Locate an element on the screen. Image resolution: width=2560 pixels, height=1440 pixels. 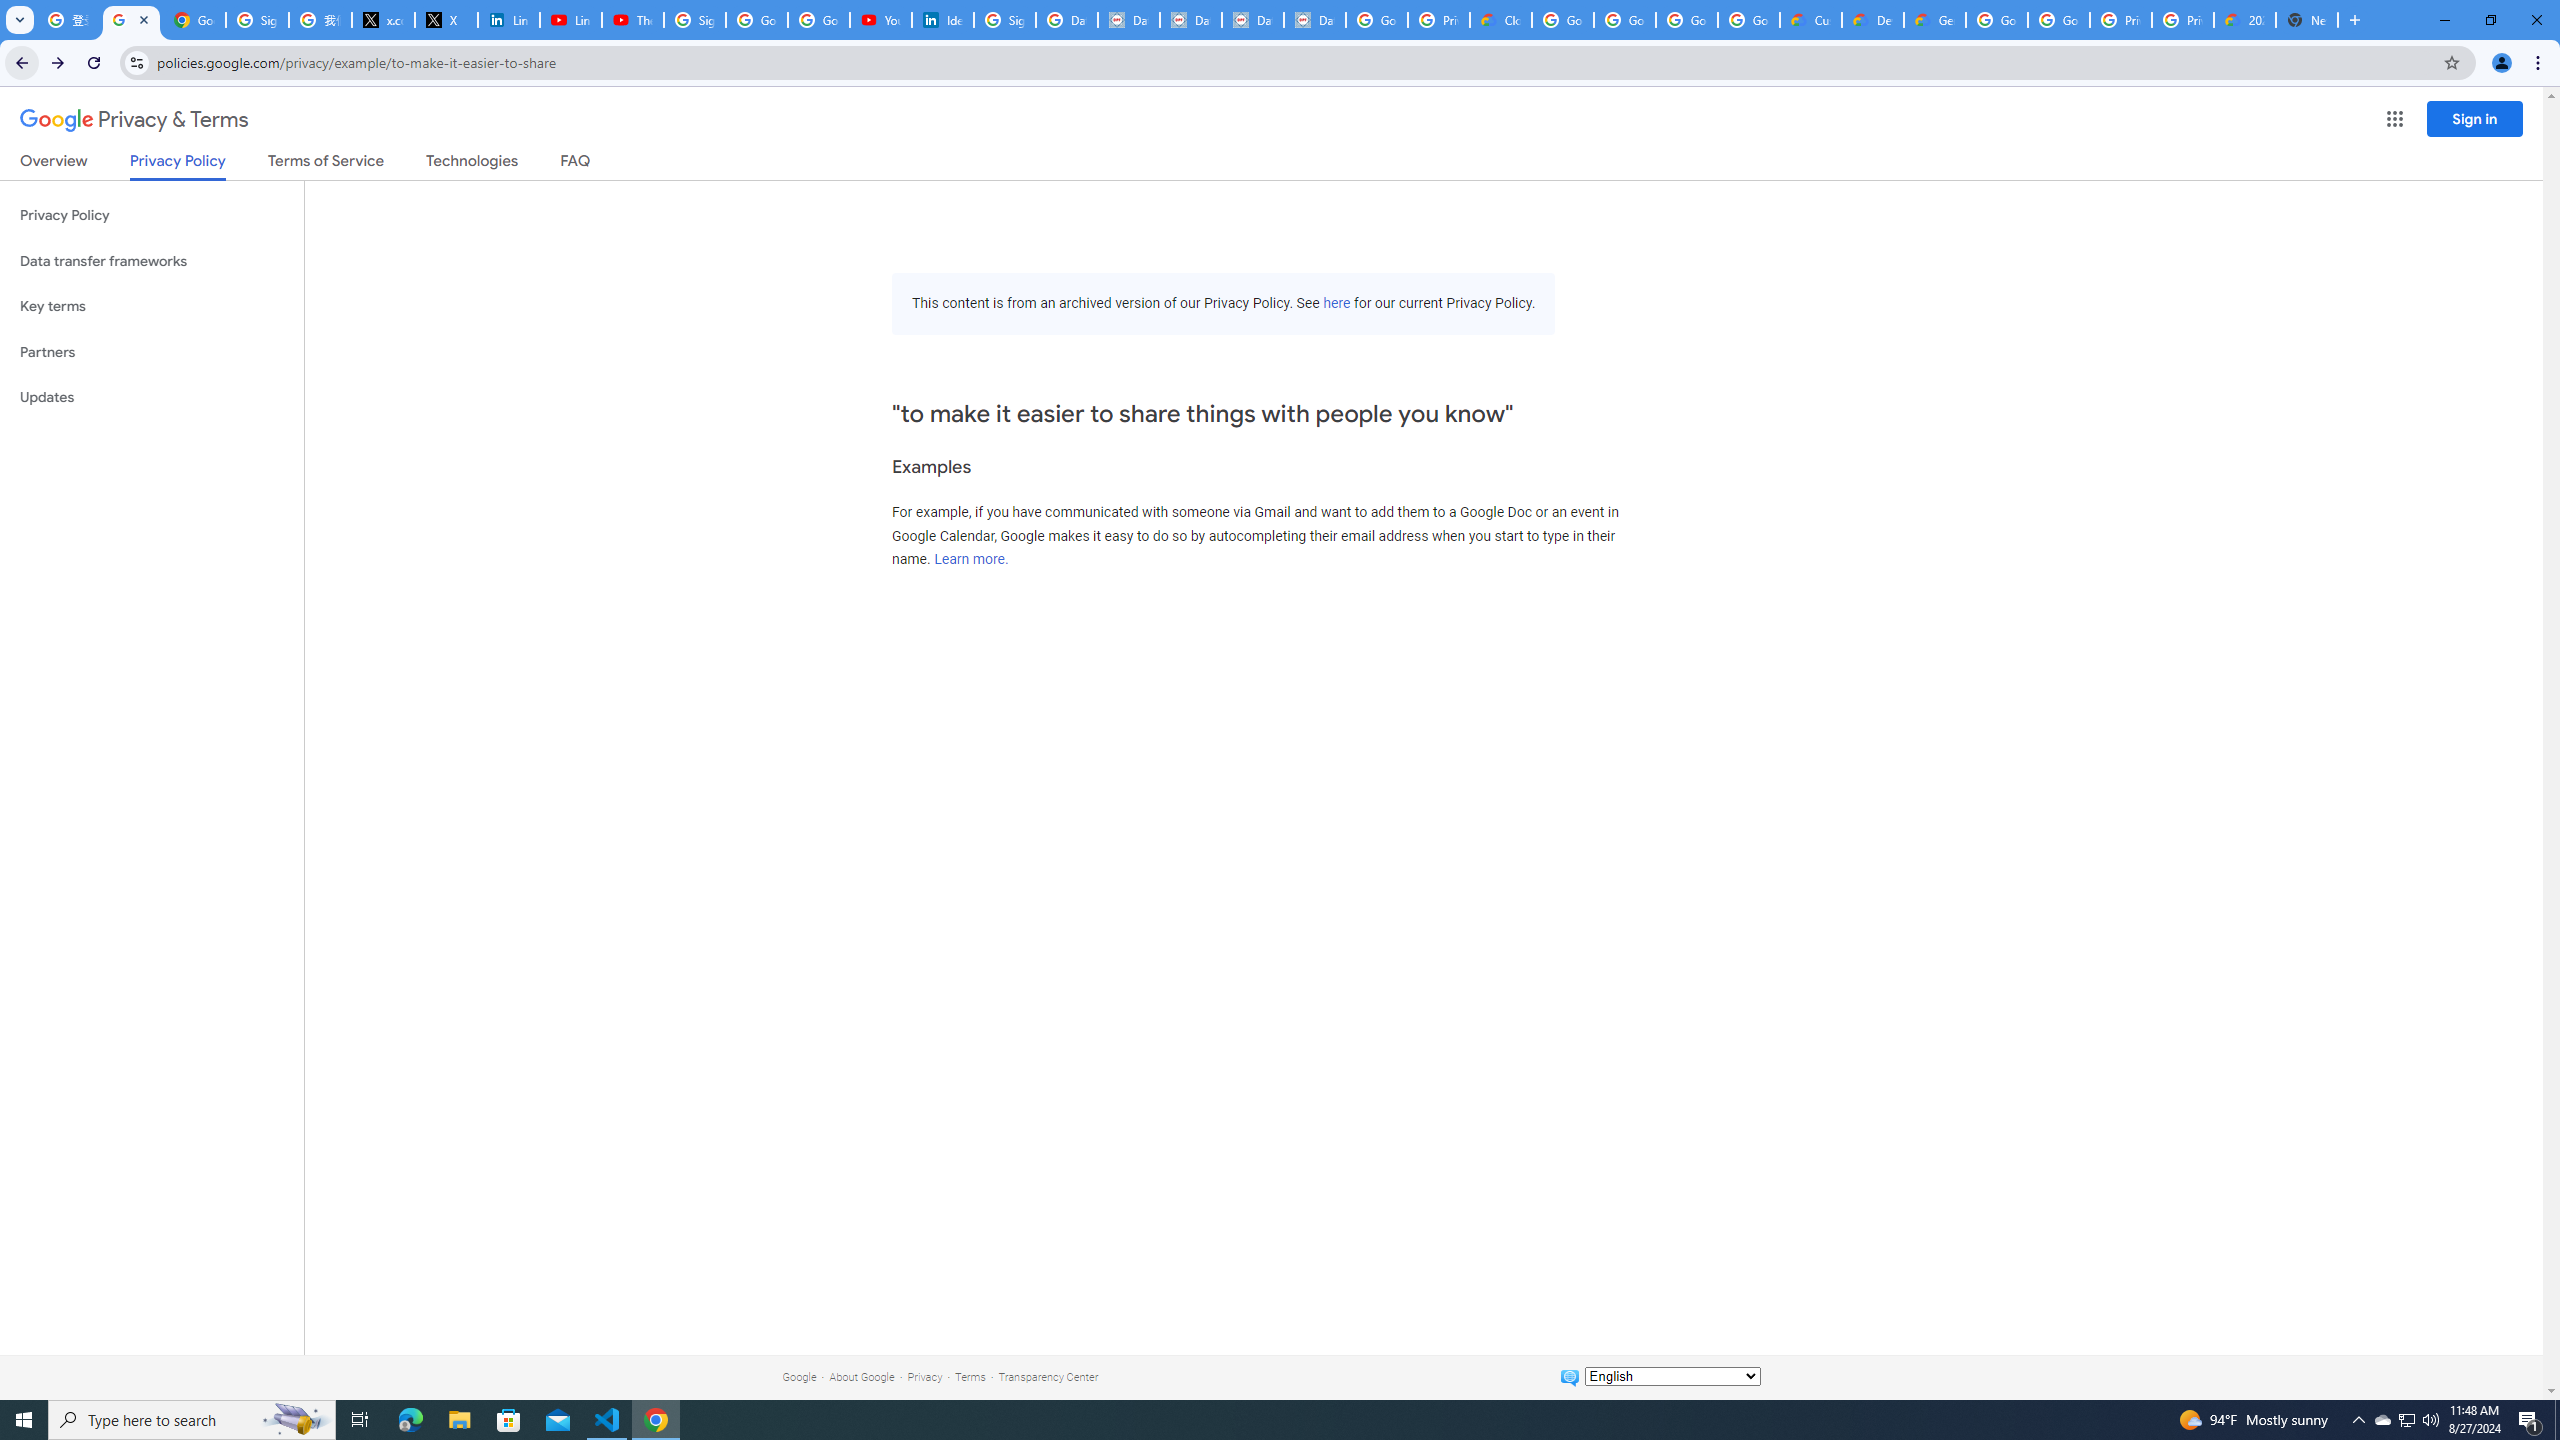
'Change language:' is located at coordinates (1671, 1374).